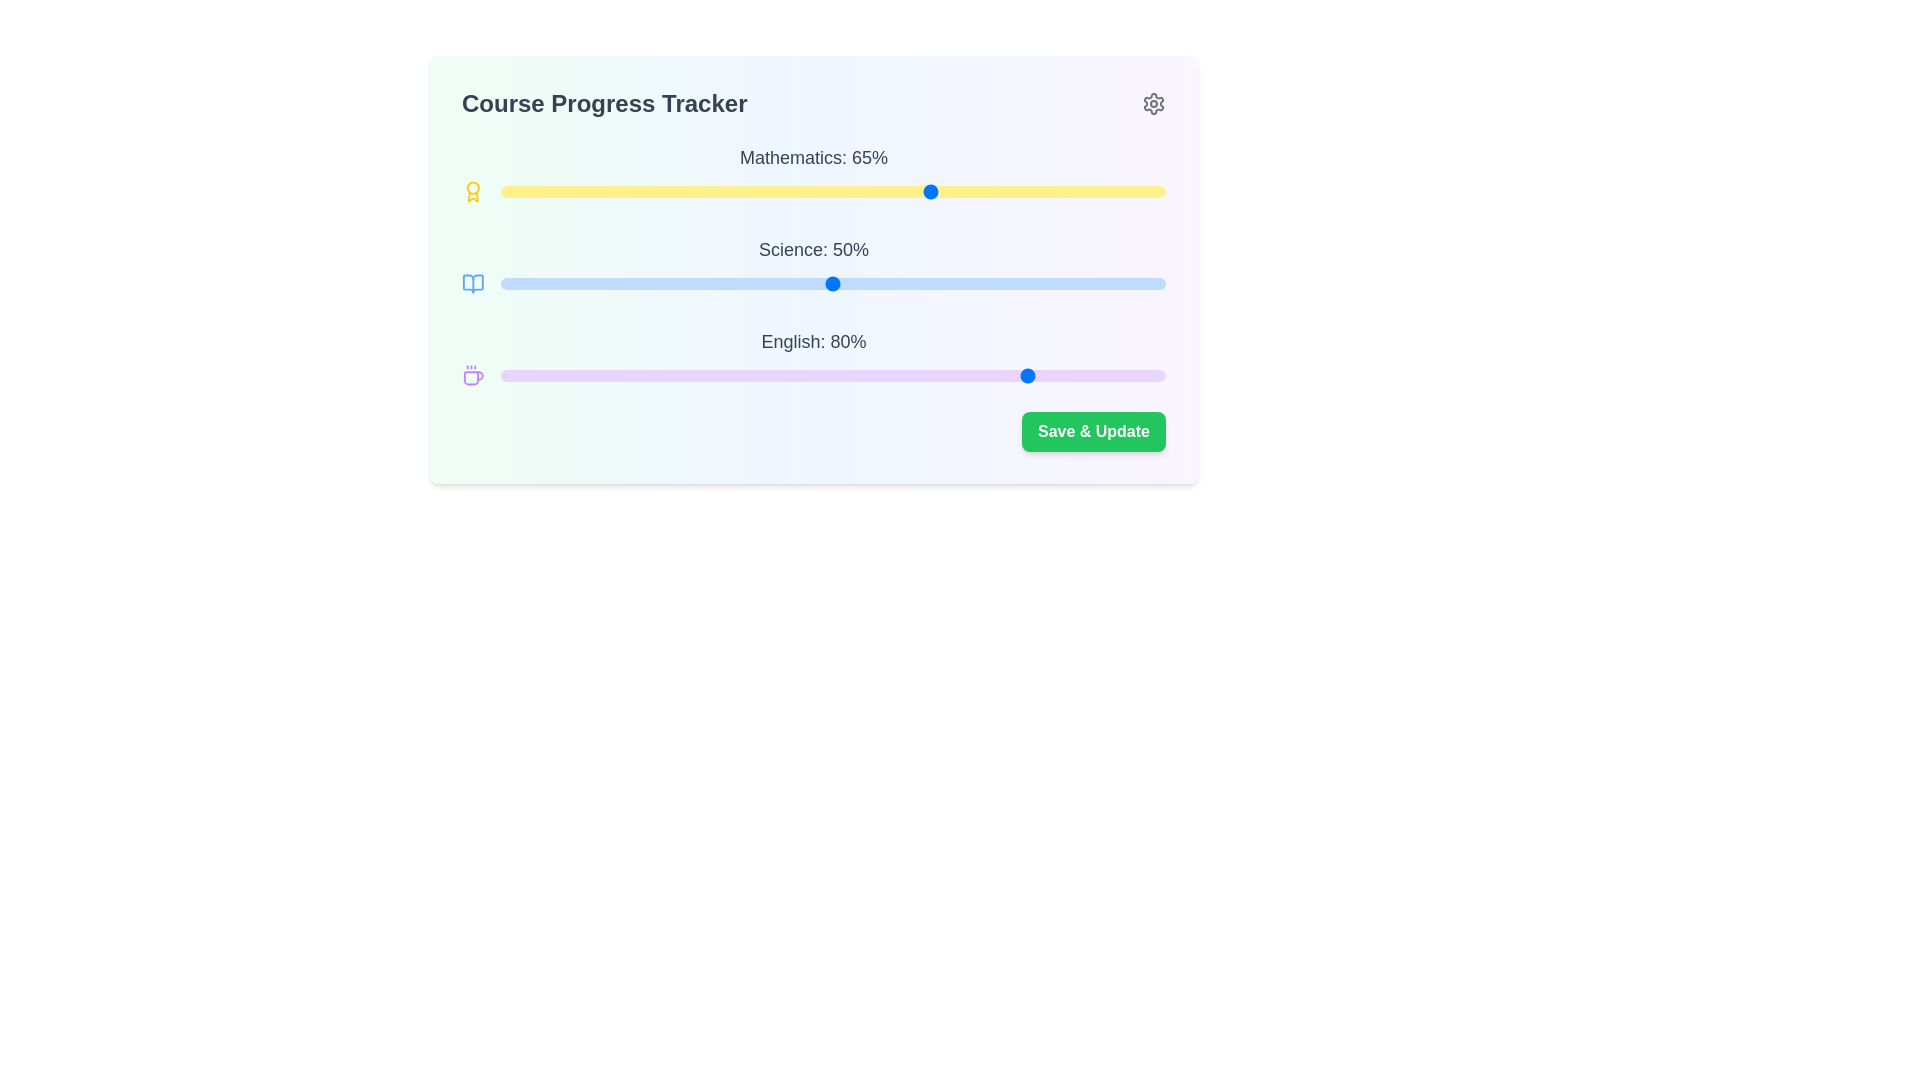 This screenshot has height=1080, width=1920. What do you see at coordinates (814, 249) in the screenshot?
I see `the text label displaying 'Science: 50%' which is prominently positioned in the center of its allocated space, aligned with a progress bar and small icon` at bounding box center [814, 249].